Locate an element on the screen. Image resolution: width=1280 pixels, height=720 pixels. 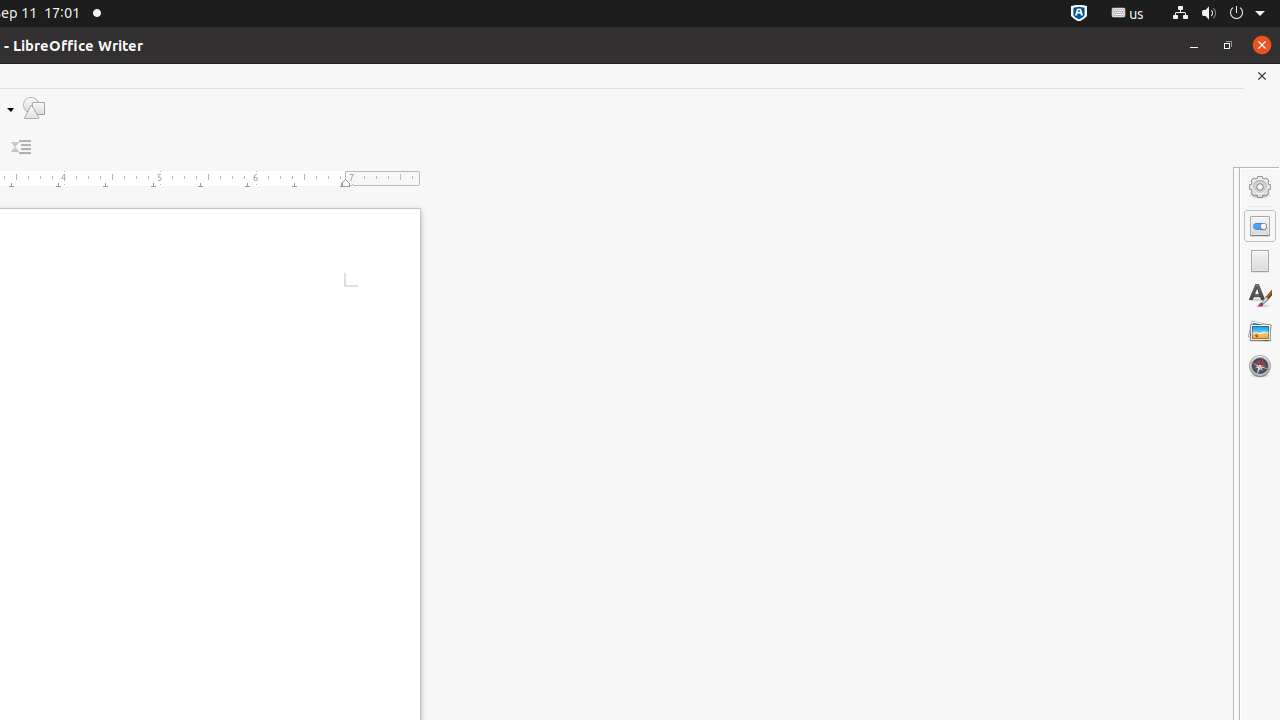
'Page' is located at coordinates (1259, 260).